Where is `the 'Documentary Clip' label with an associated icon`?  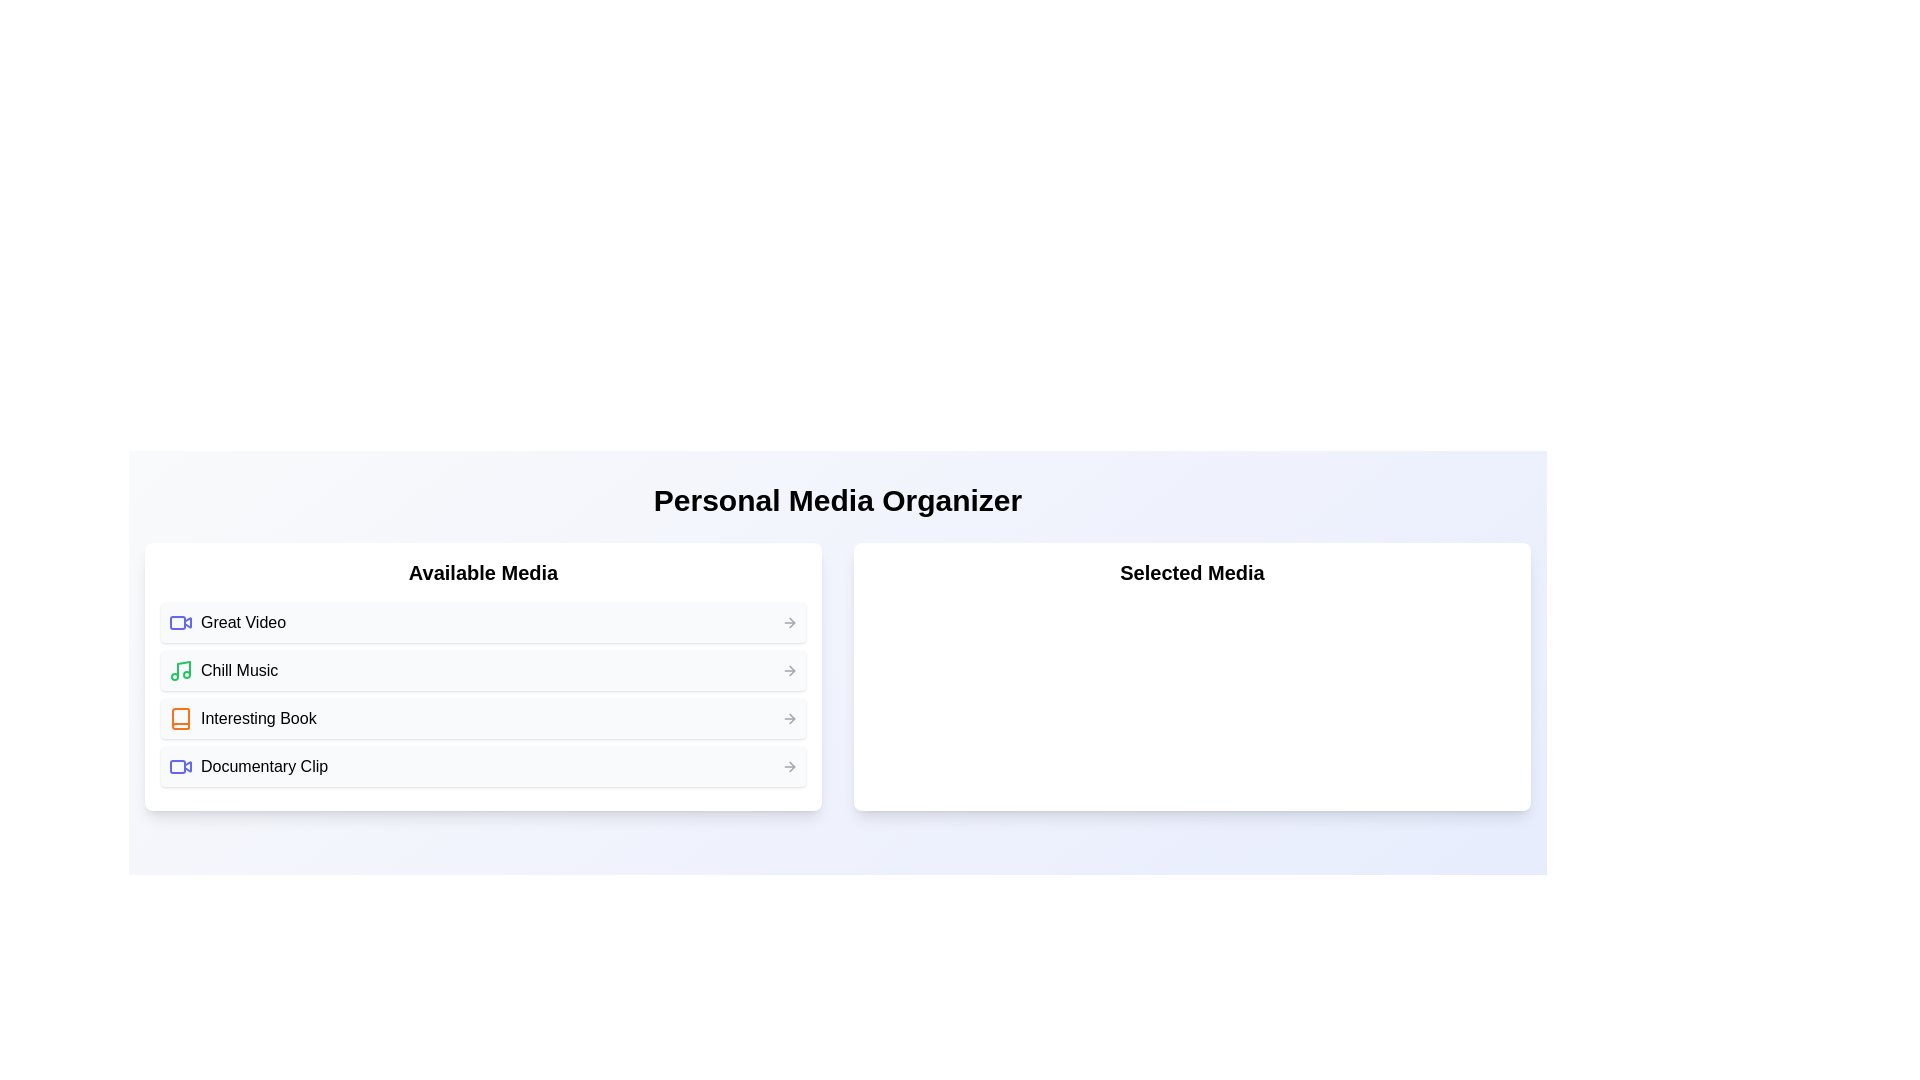 the 'Documentary Clip' label with an associated icon is located at coordinates (247, 766).